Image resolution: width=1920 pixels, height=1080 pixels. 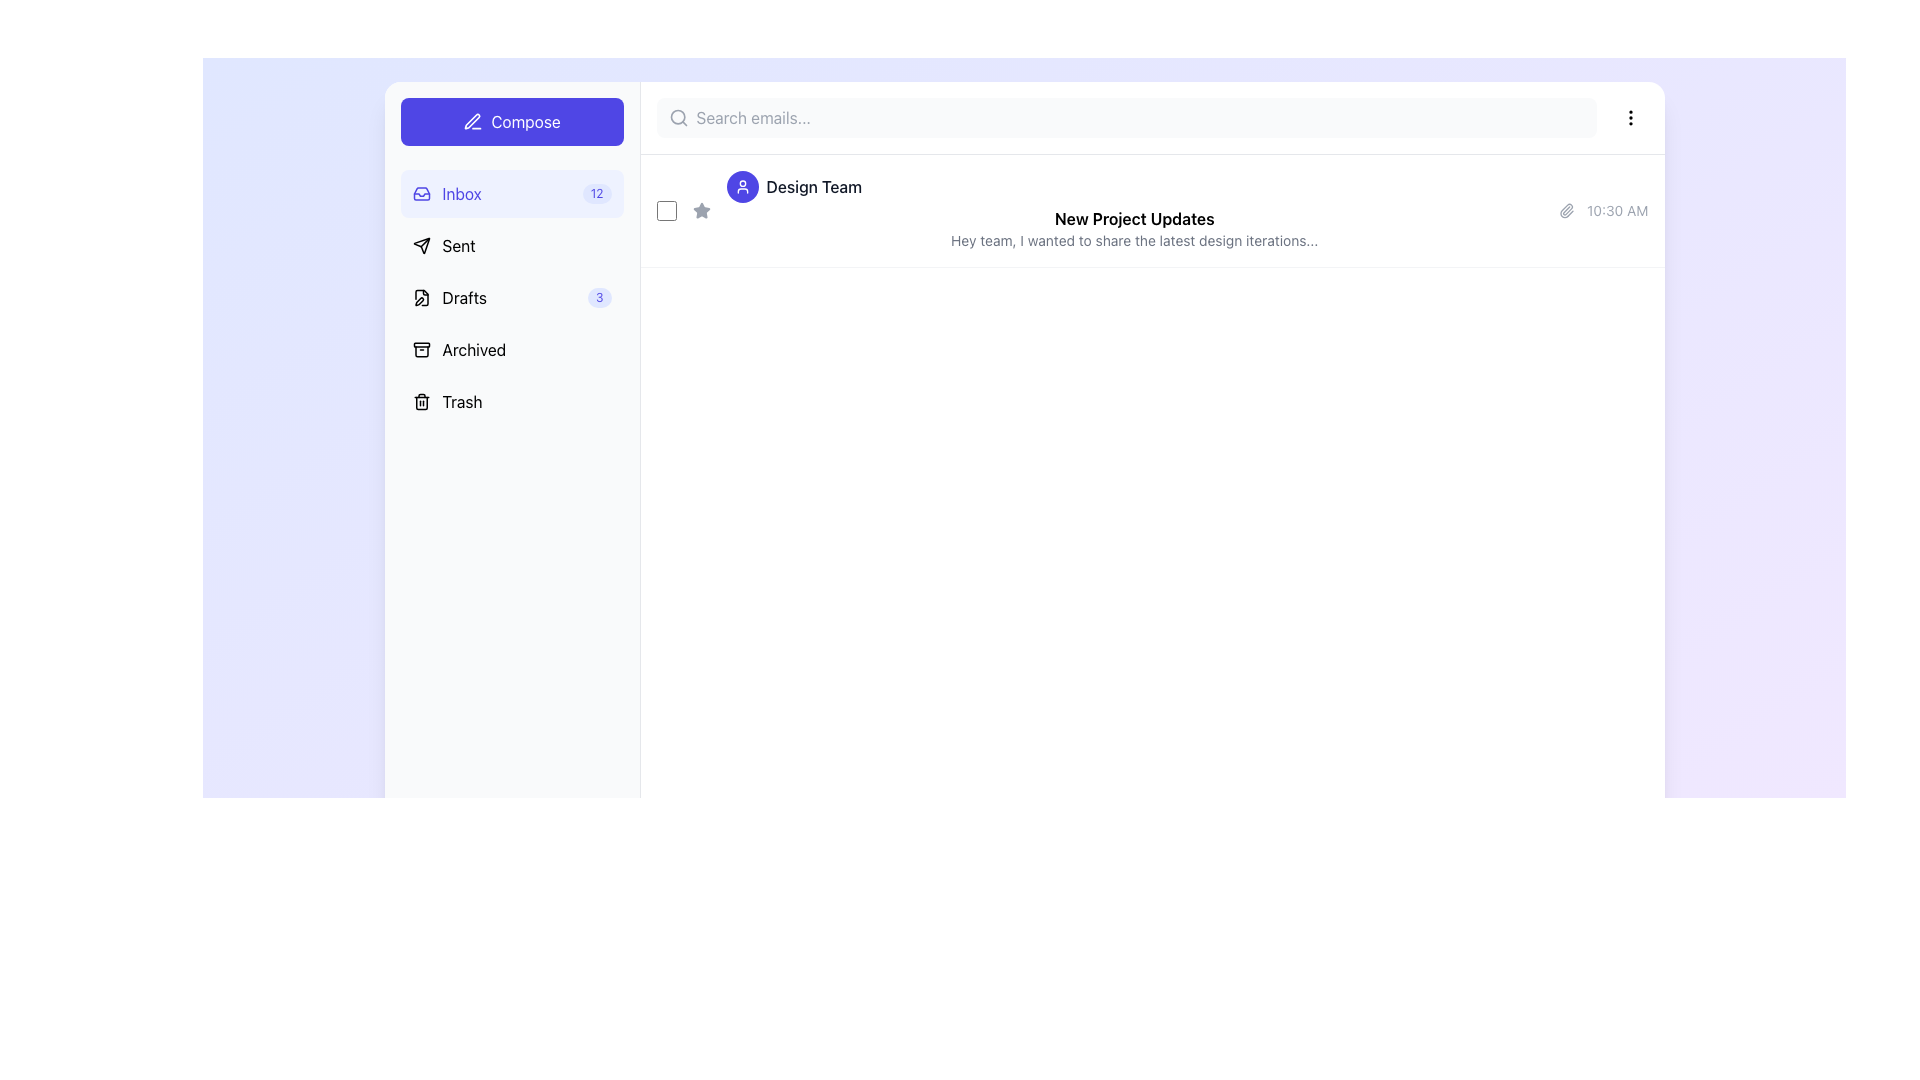 I want to click on the file icon with a pen symbol located in the sidebar next to the 'Drafts' menu label, so click(x=420, y=297).